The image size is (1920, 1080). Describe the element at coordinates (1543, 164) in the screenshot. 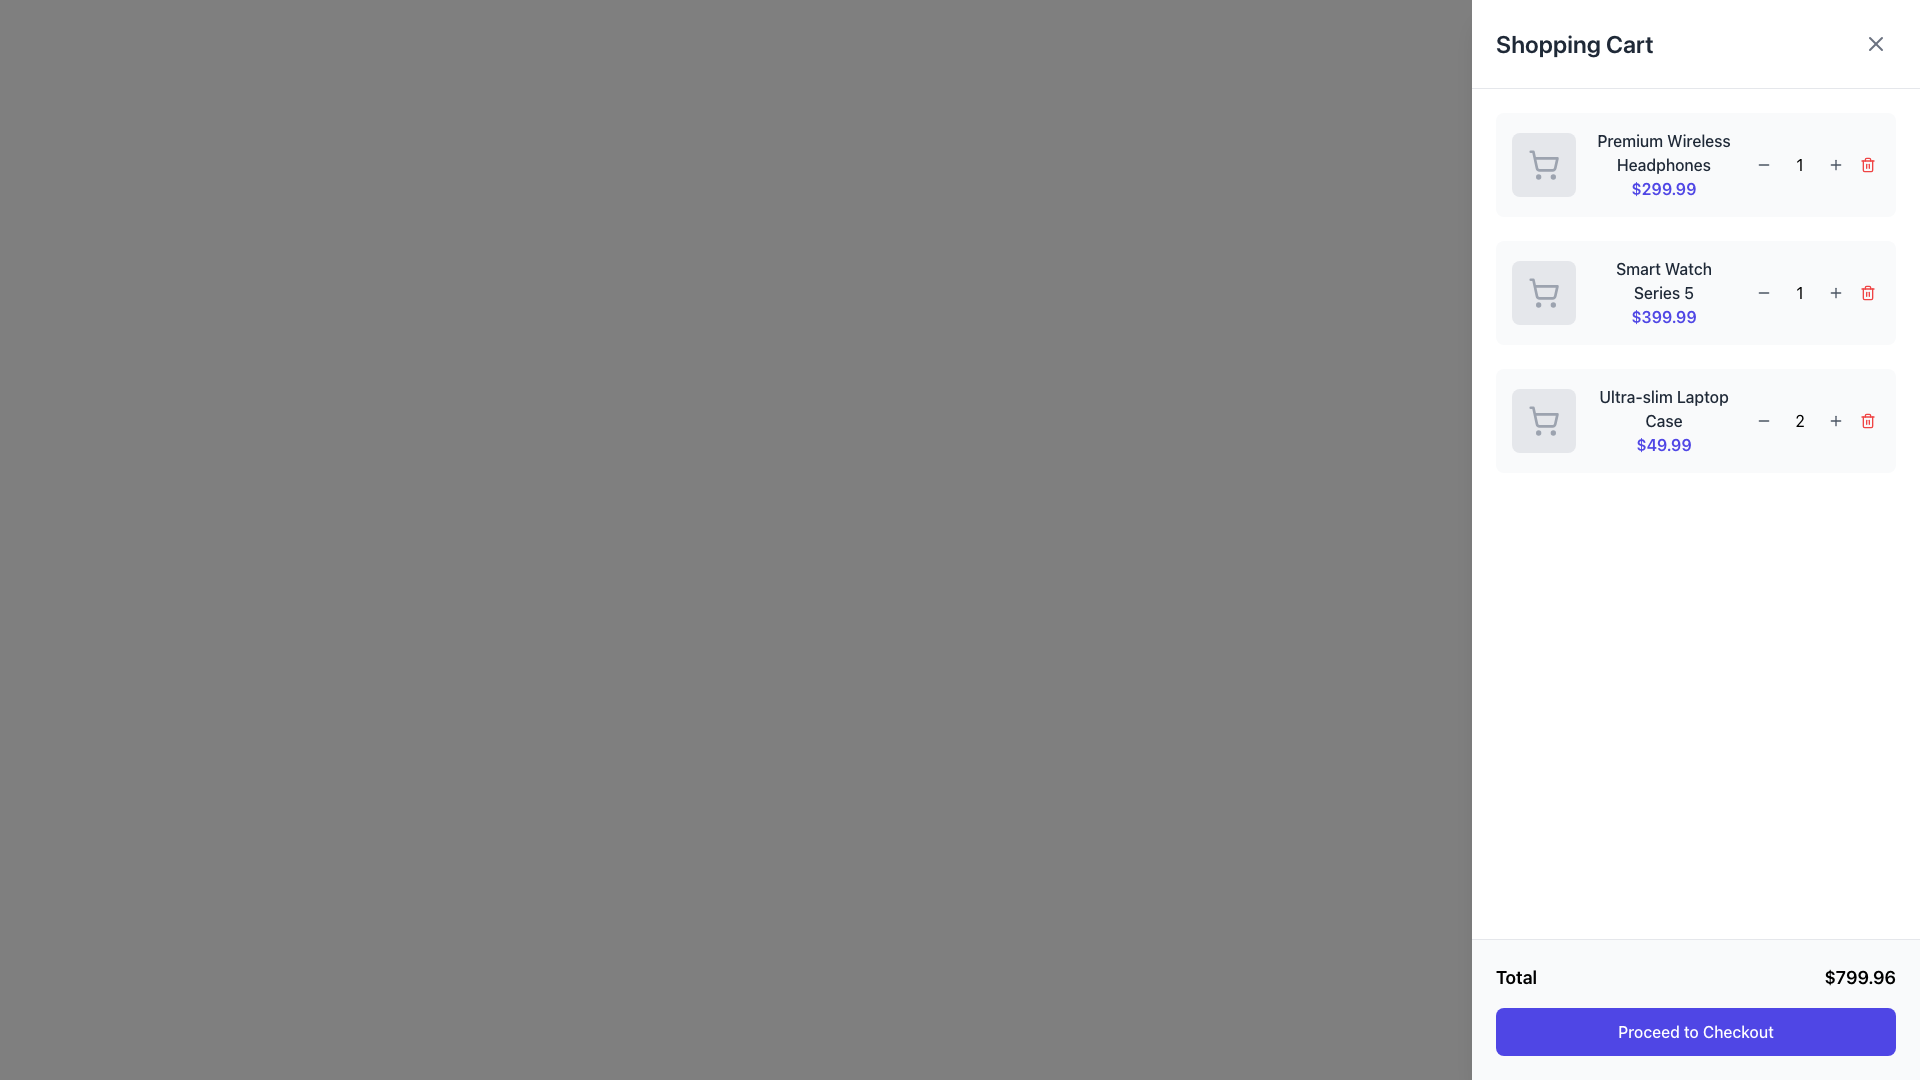

I see `the shopping cart icon with gray outlines located next to the 'Premium Wireless Headphones' label` at that location.